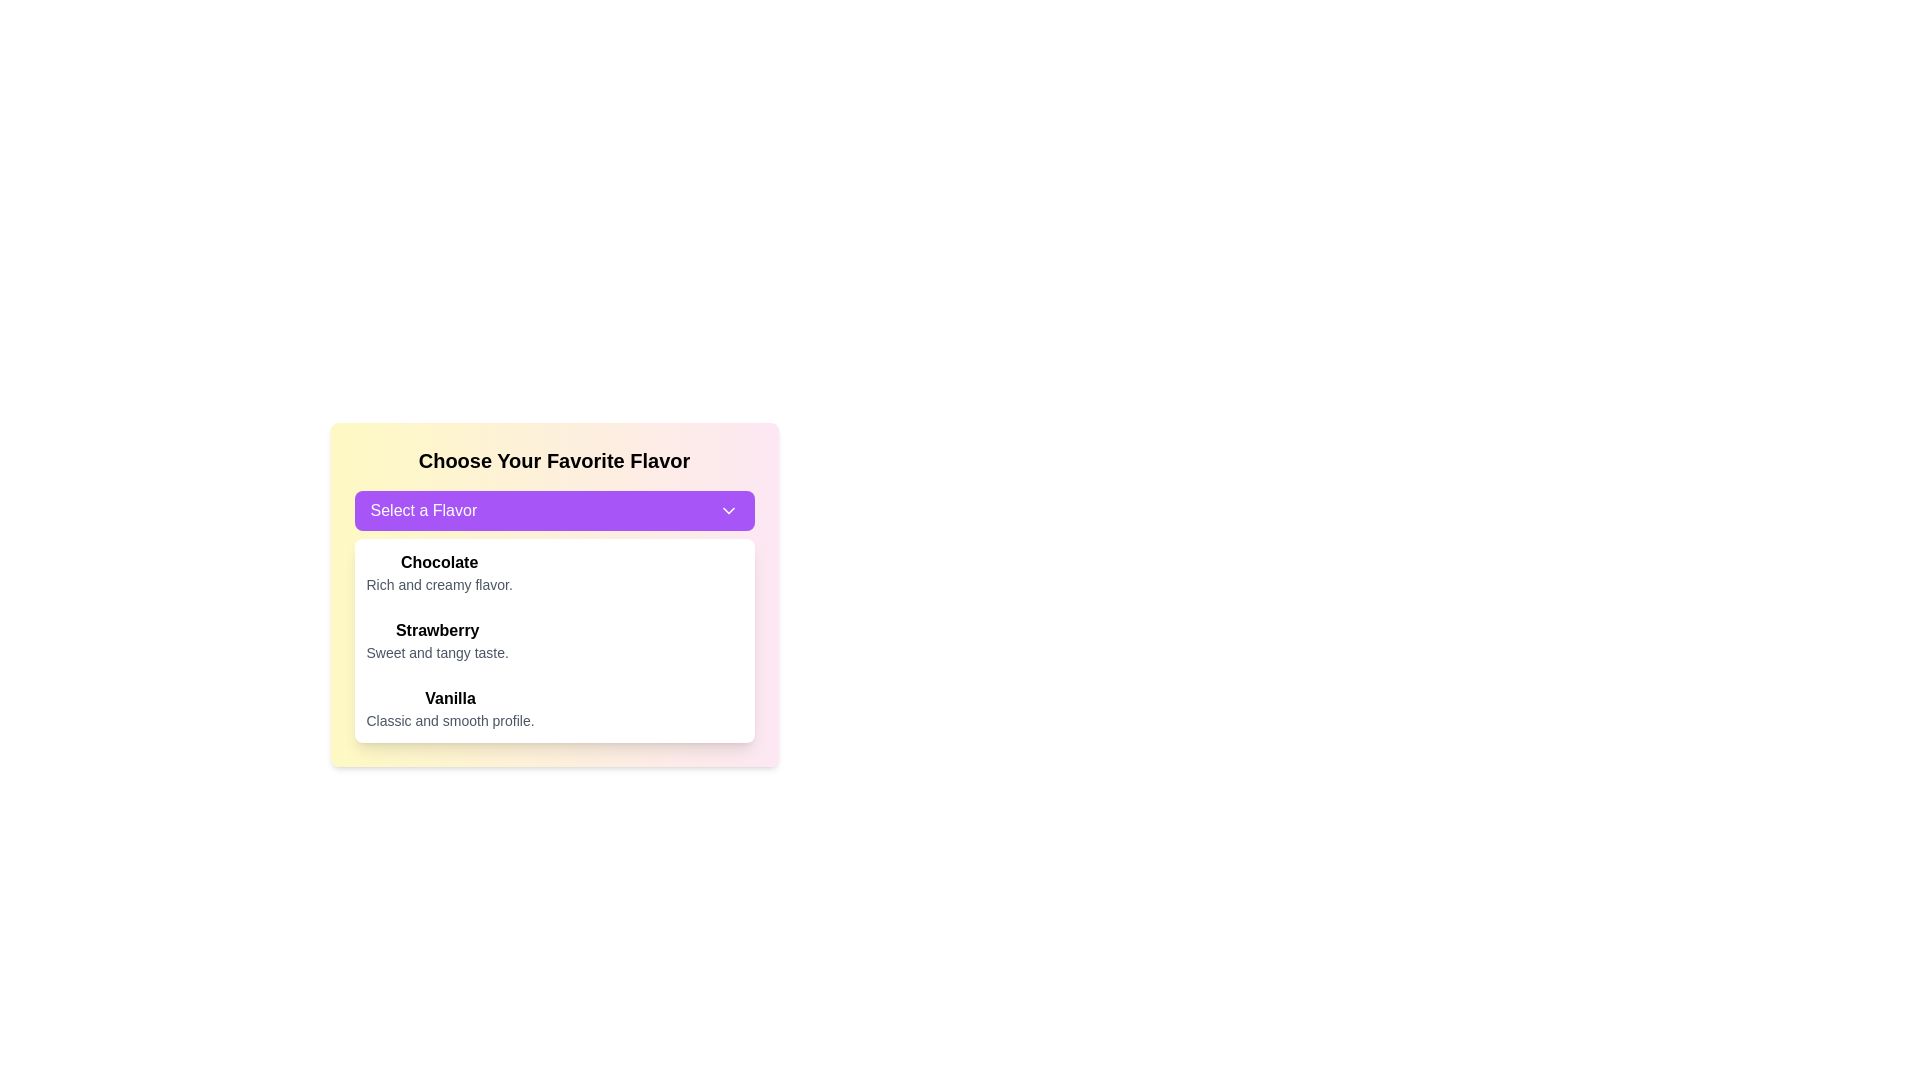 The image size is (1920, 1080). What do you see at coordinates (436, 631) in the screenshot?
I see `the text label representing the flavor 'Strawberry' in the dropdown list of flavors` at bounding box center [436, 631].